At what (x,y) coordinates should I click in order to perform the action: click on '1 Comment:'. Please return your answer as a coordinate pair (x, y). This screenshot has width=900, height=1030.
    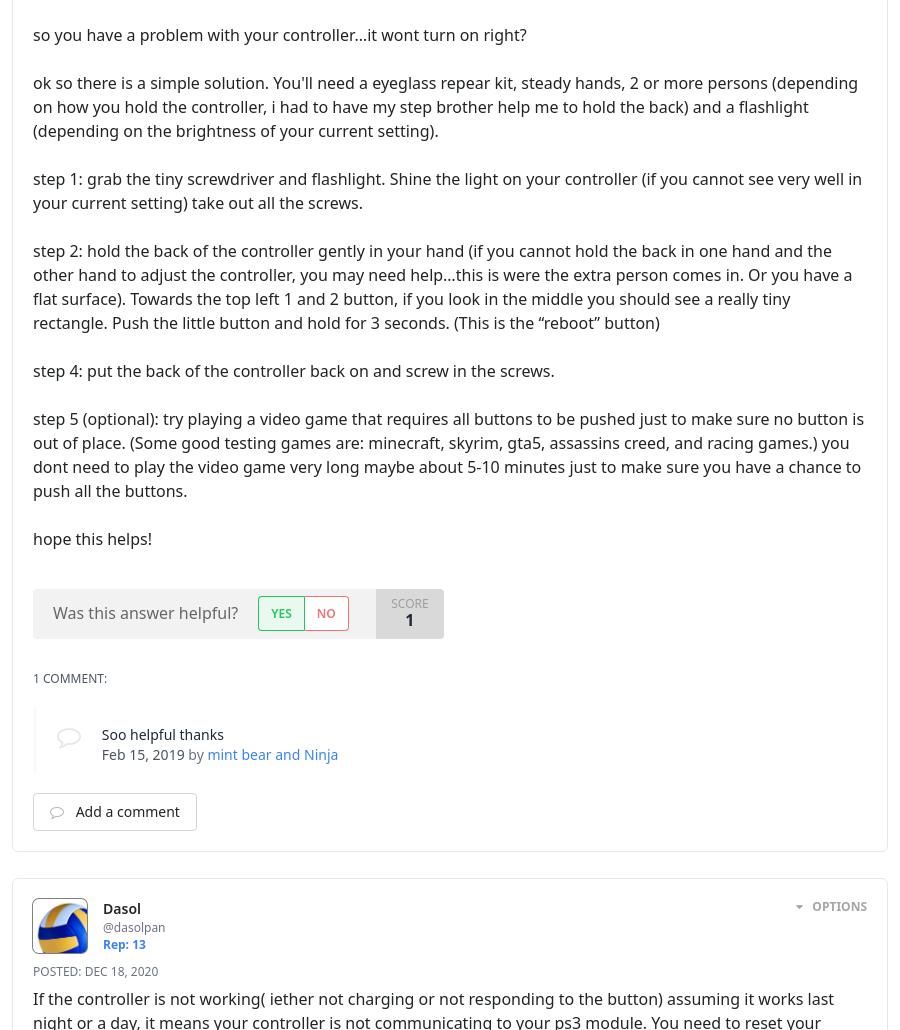
    Looking at the image, I should click on (69, 676).